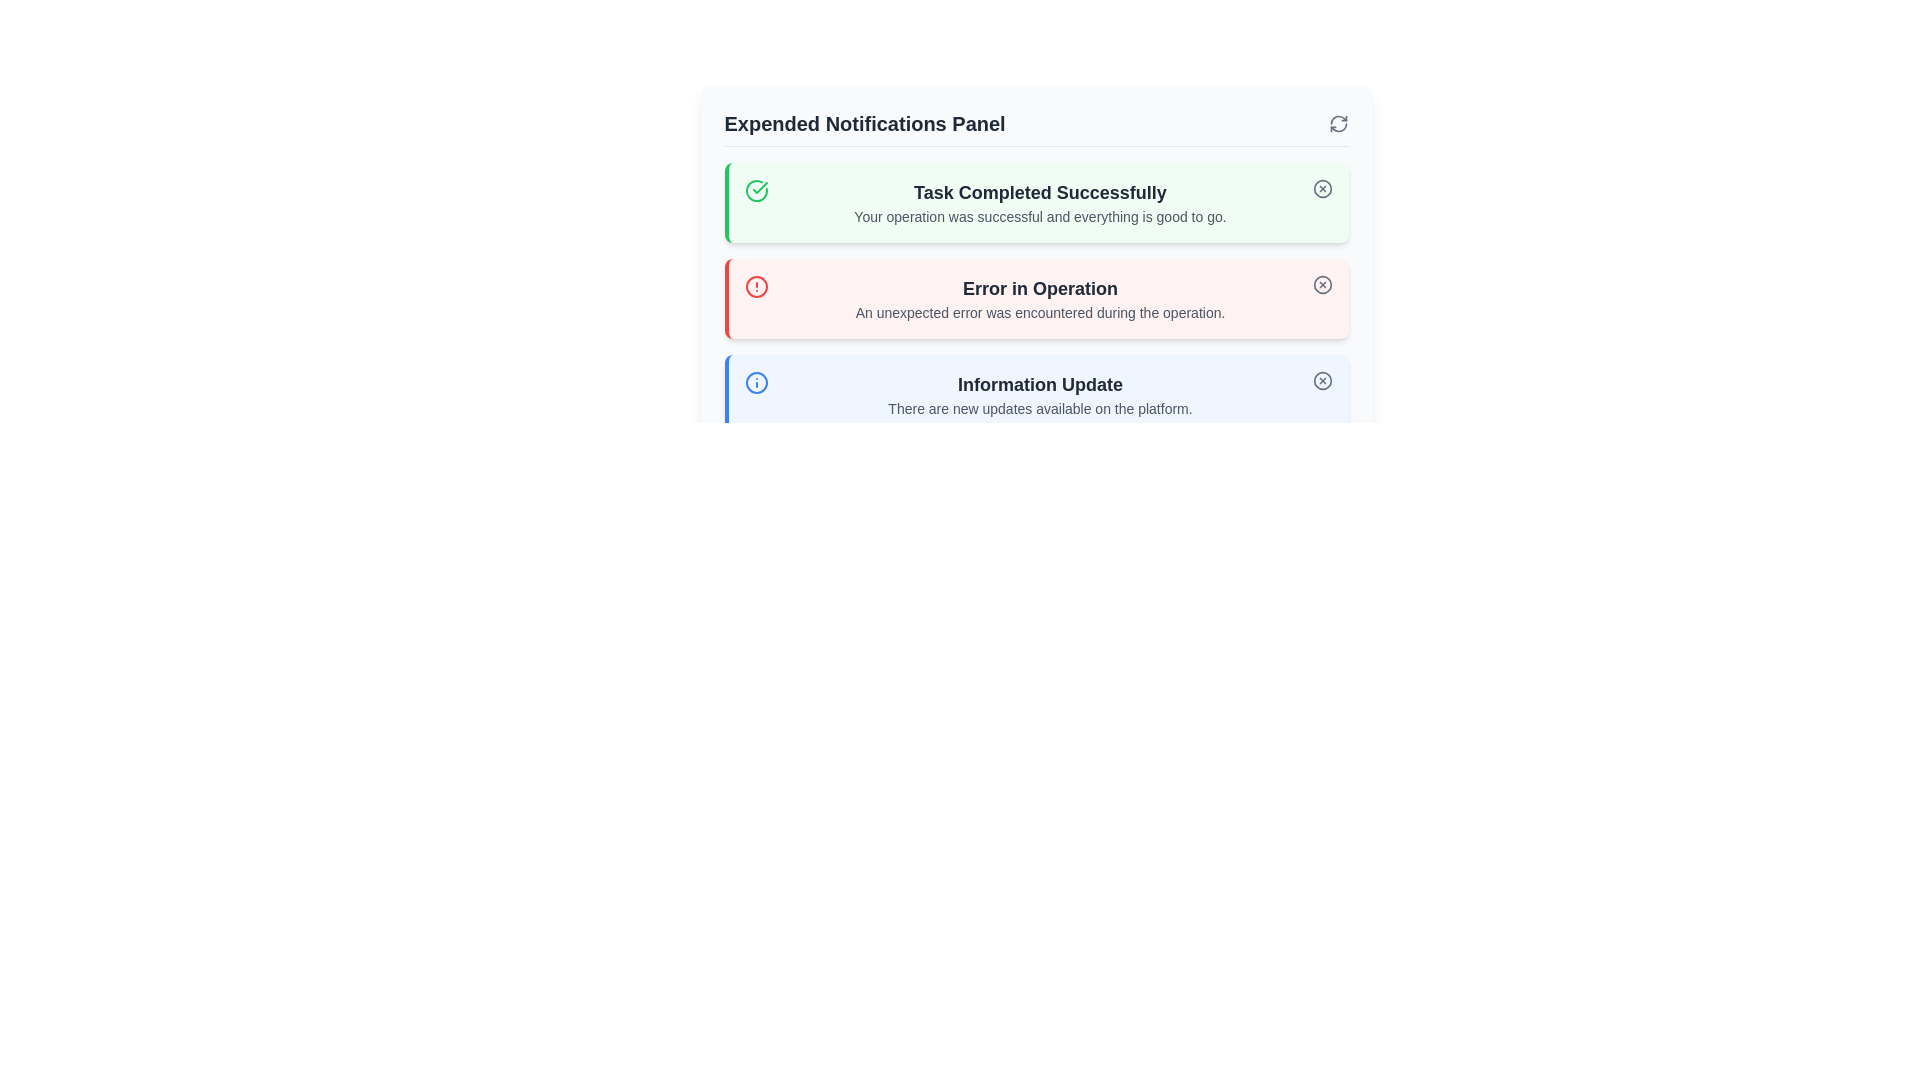 Image resolution: width=1920 pixels, height=1080 pixels. I want to click on text label displaying 'An unexpected error was encountered during the operation.' which is styled in gray and located below the heading 'Error in Operation' inside a light red panel, so click(1040, 312).